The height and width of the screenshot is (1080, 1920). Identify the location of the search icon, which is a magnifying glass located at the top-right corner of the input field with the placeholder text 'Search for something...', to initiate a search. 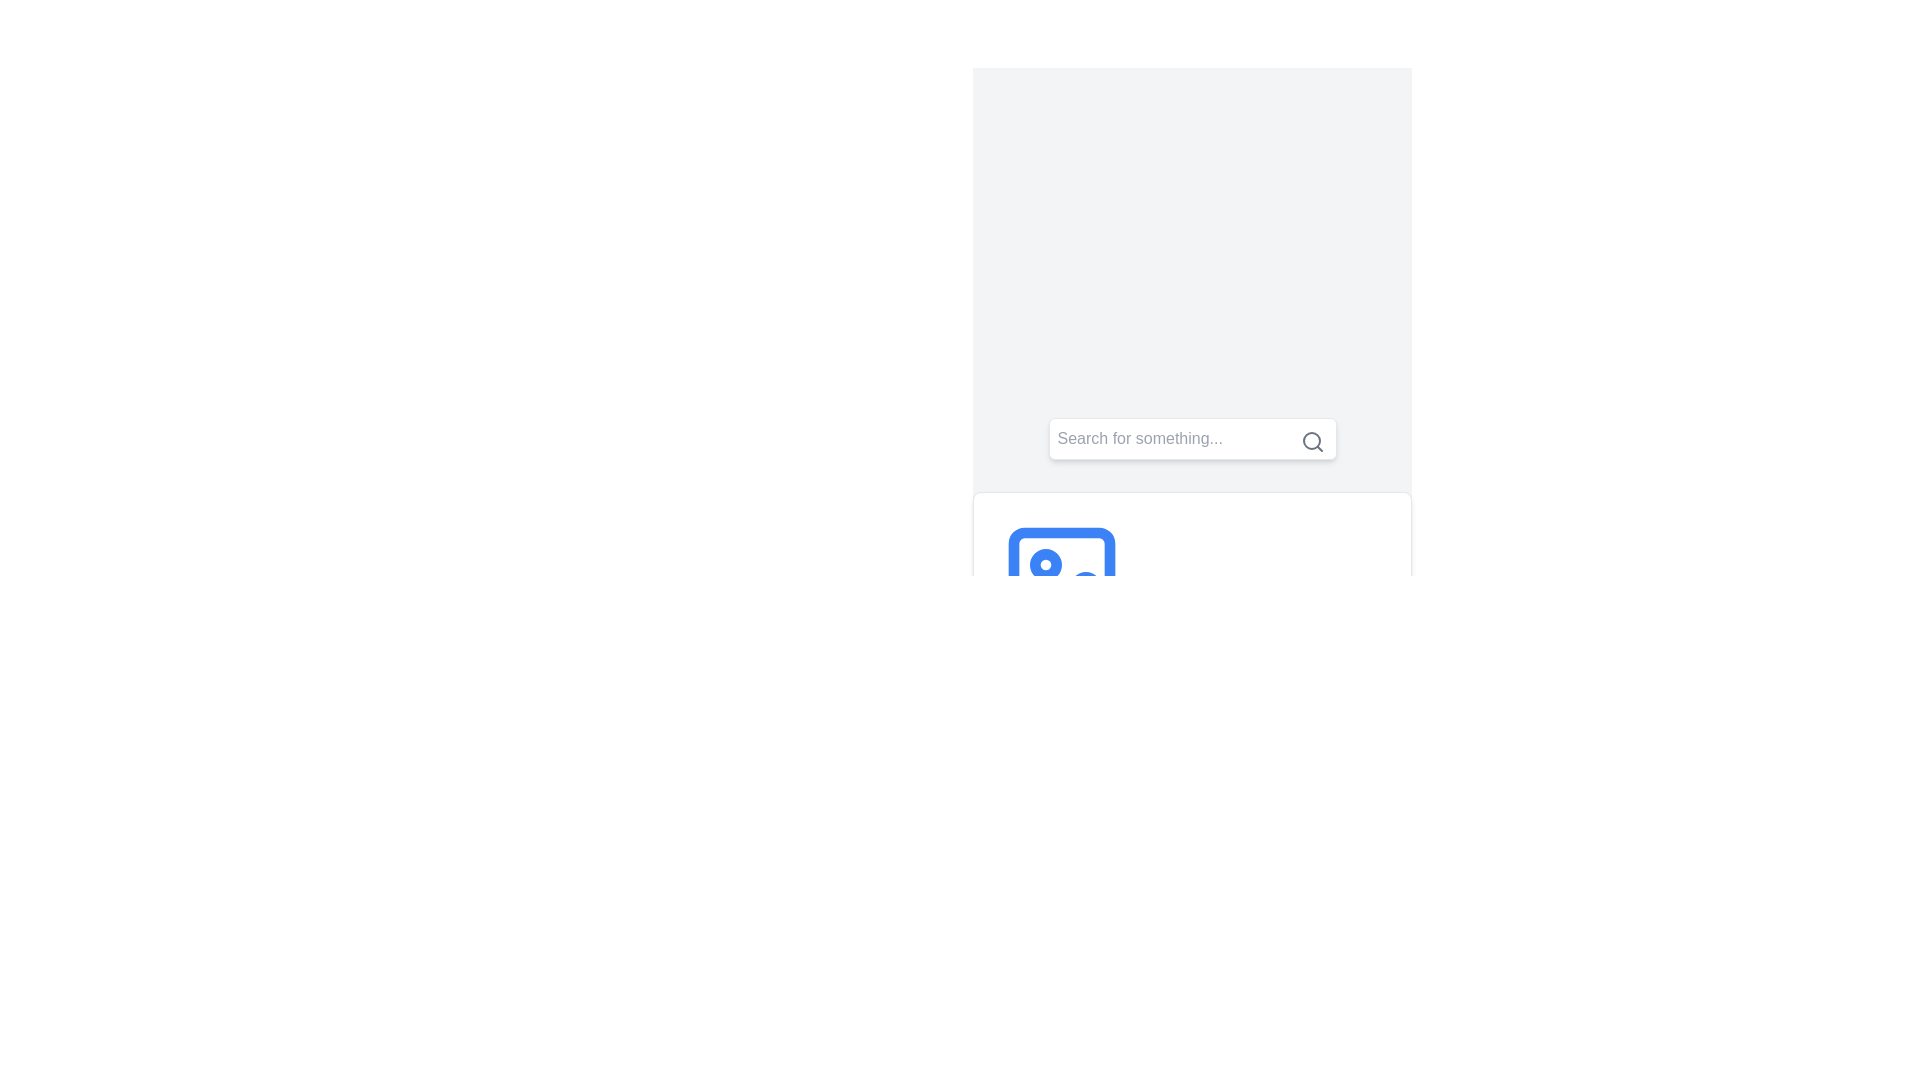
(1312, 441).